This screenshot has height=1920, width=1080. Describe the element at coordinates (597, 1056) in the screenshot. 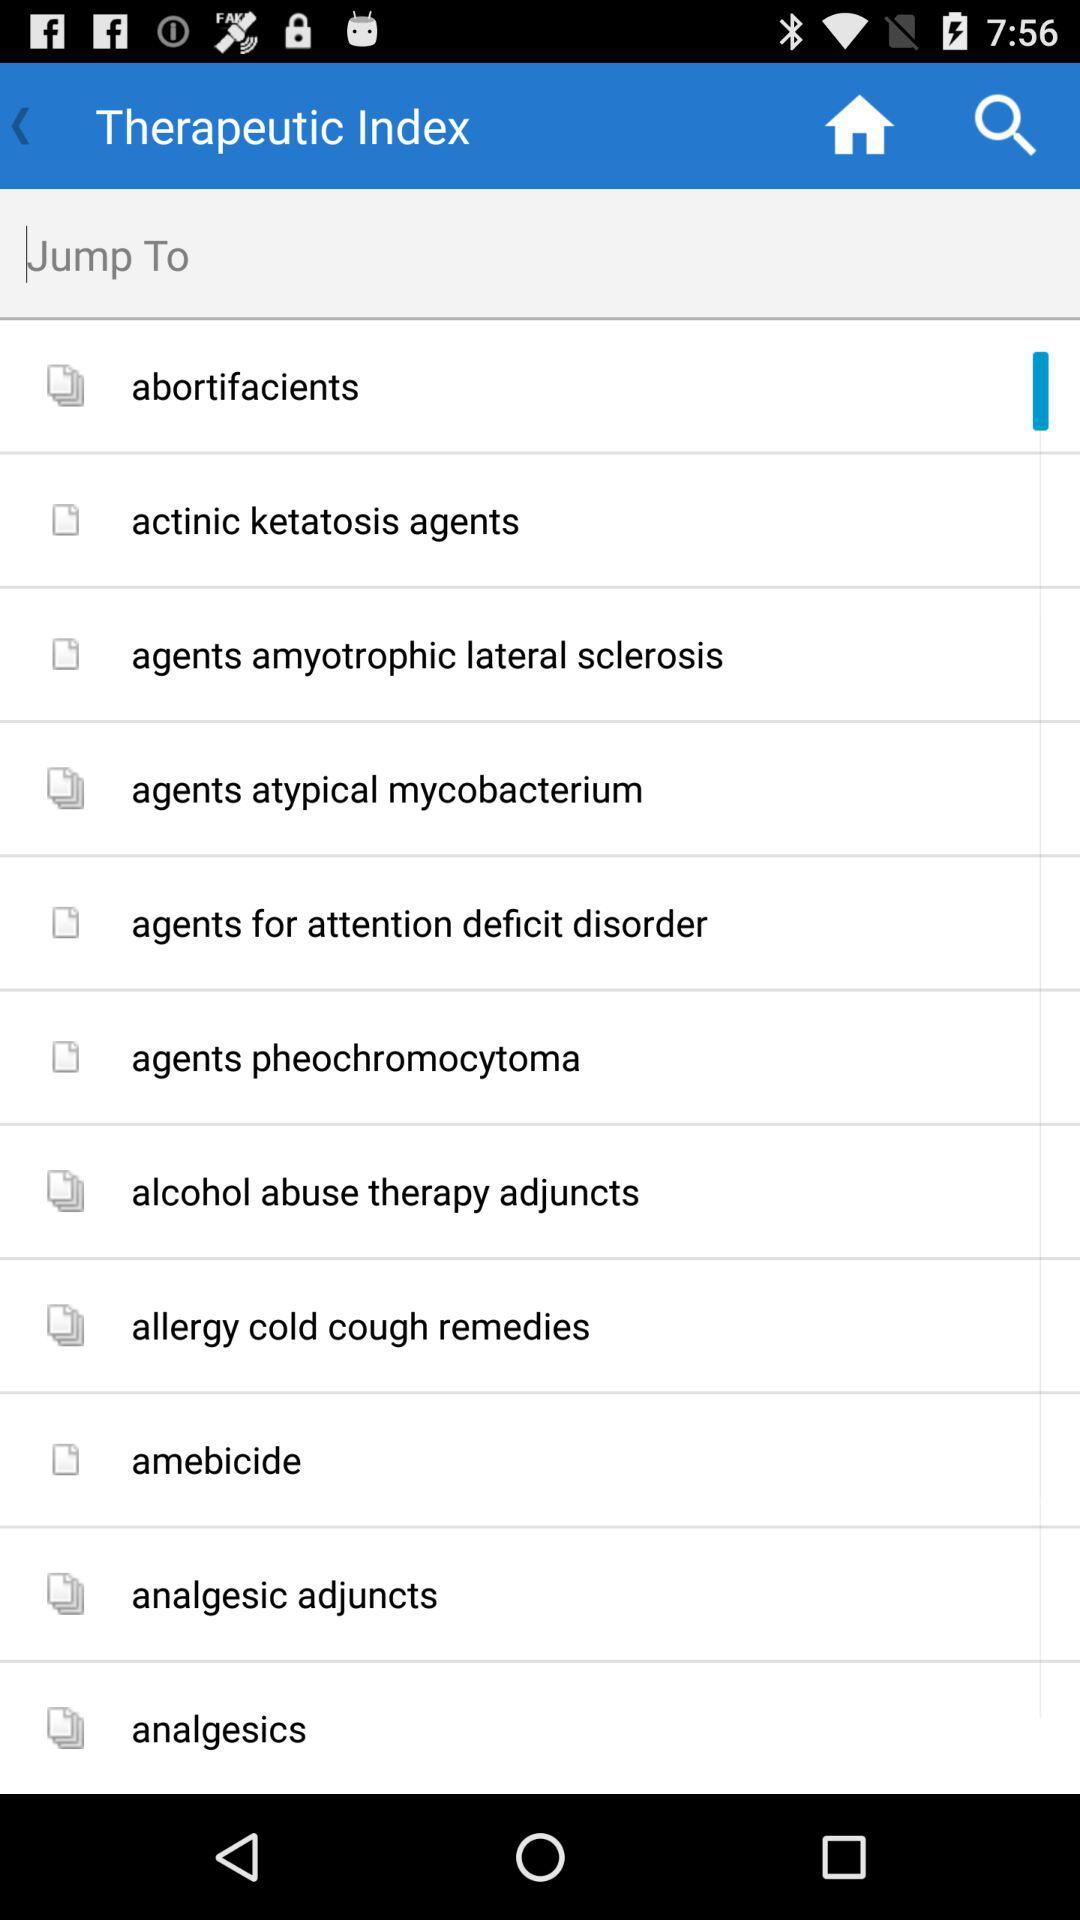

I see `the app above the alcohol abuse therapy app` at that location.